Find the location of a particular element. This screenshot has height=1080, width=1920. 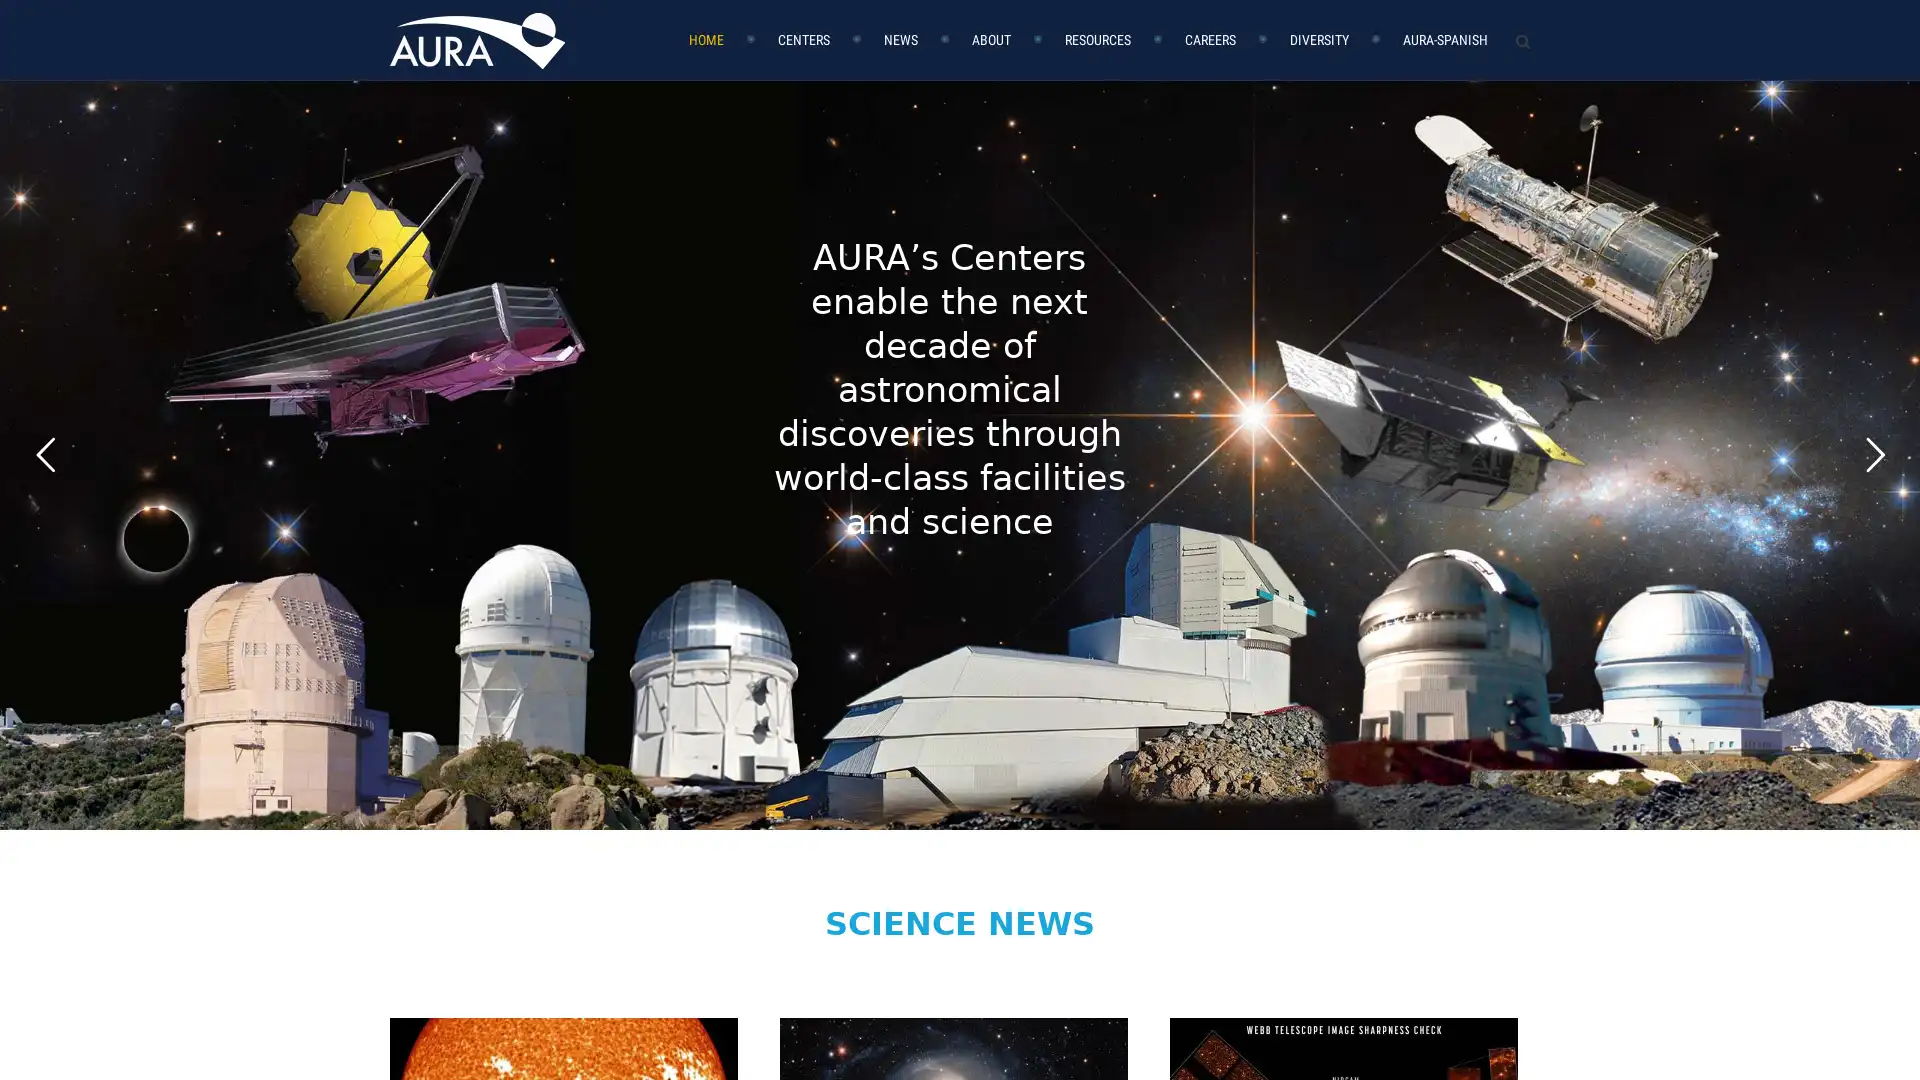

Search... is located at coordinates (1503, 57).